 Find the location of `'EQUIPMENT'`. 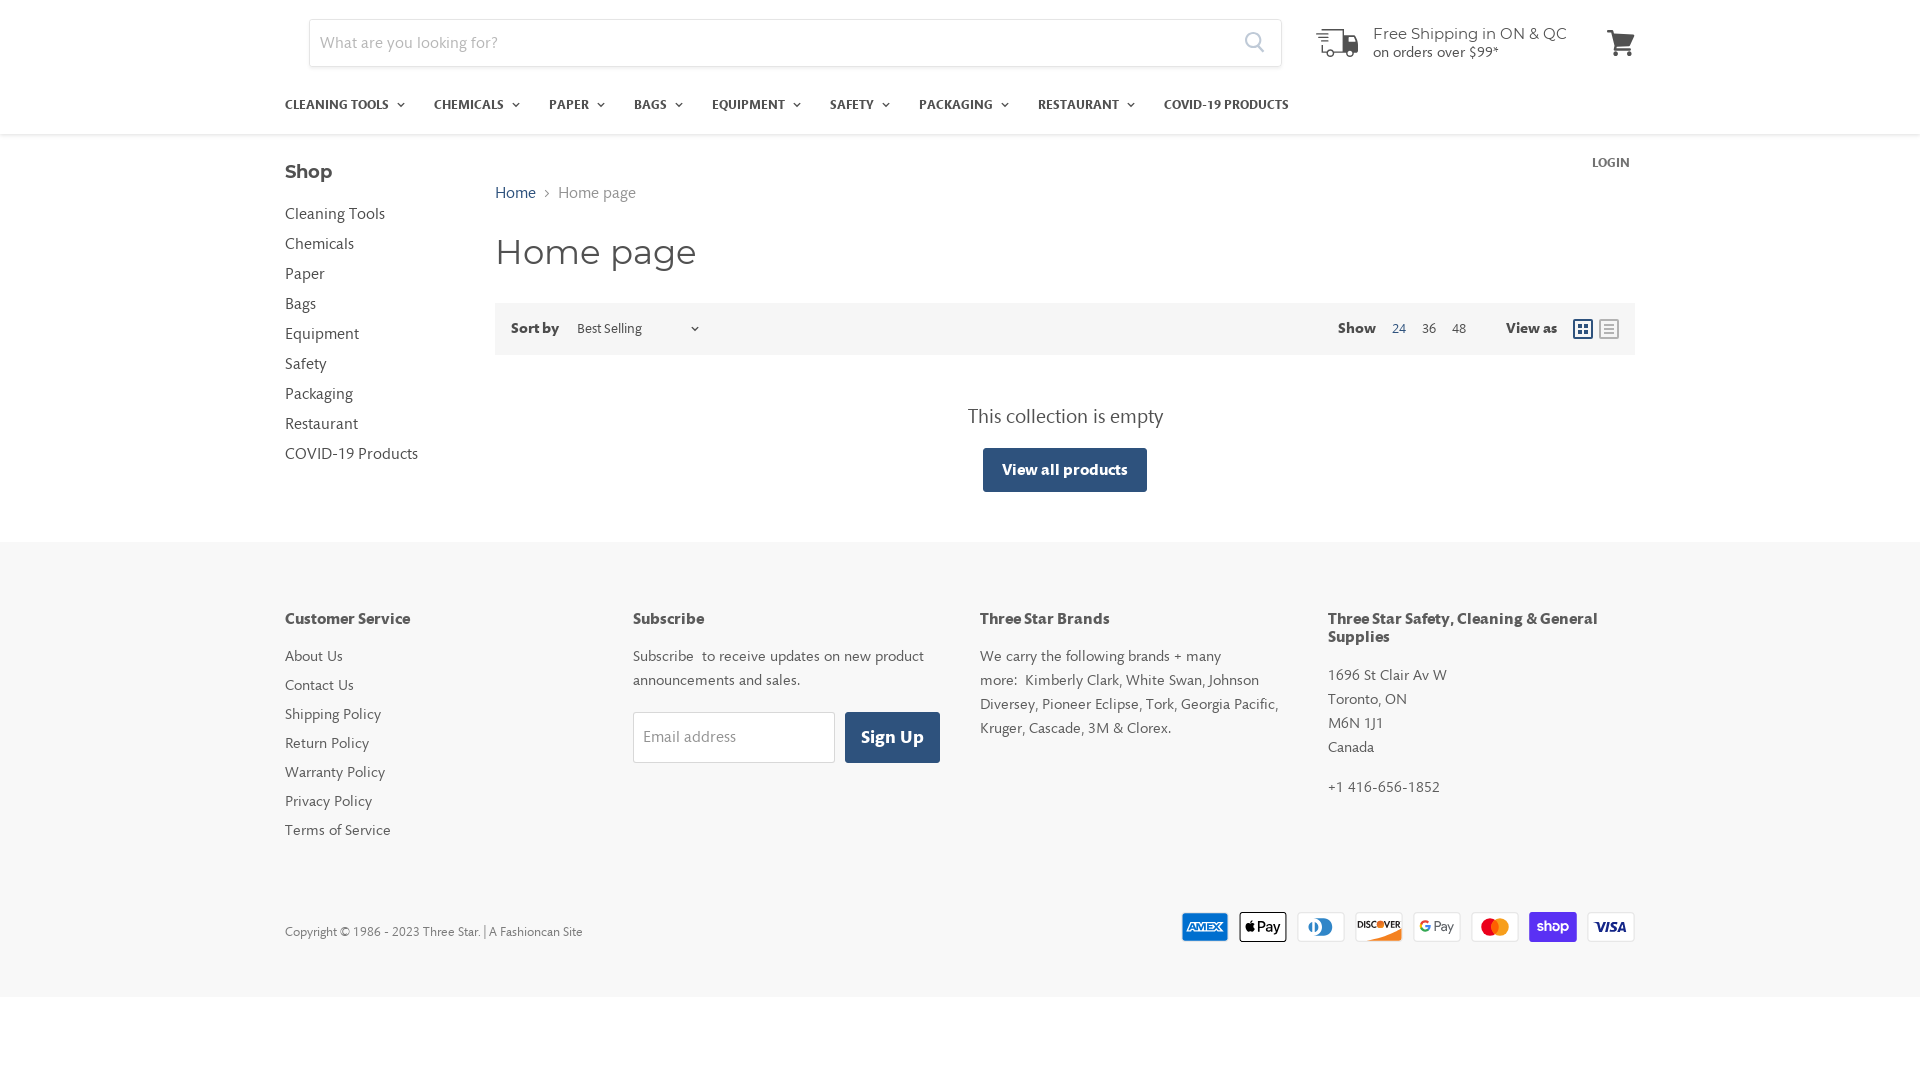

'EQUIPMENT' is located at coordinates (752, 104).